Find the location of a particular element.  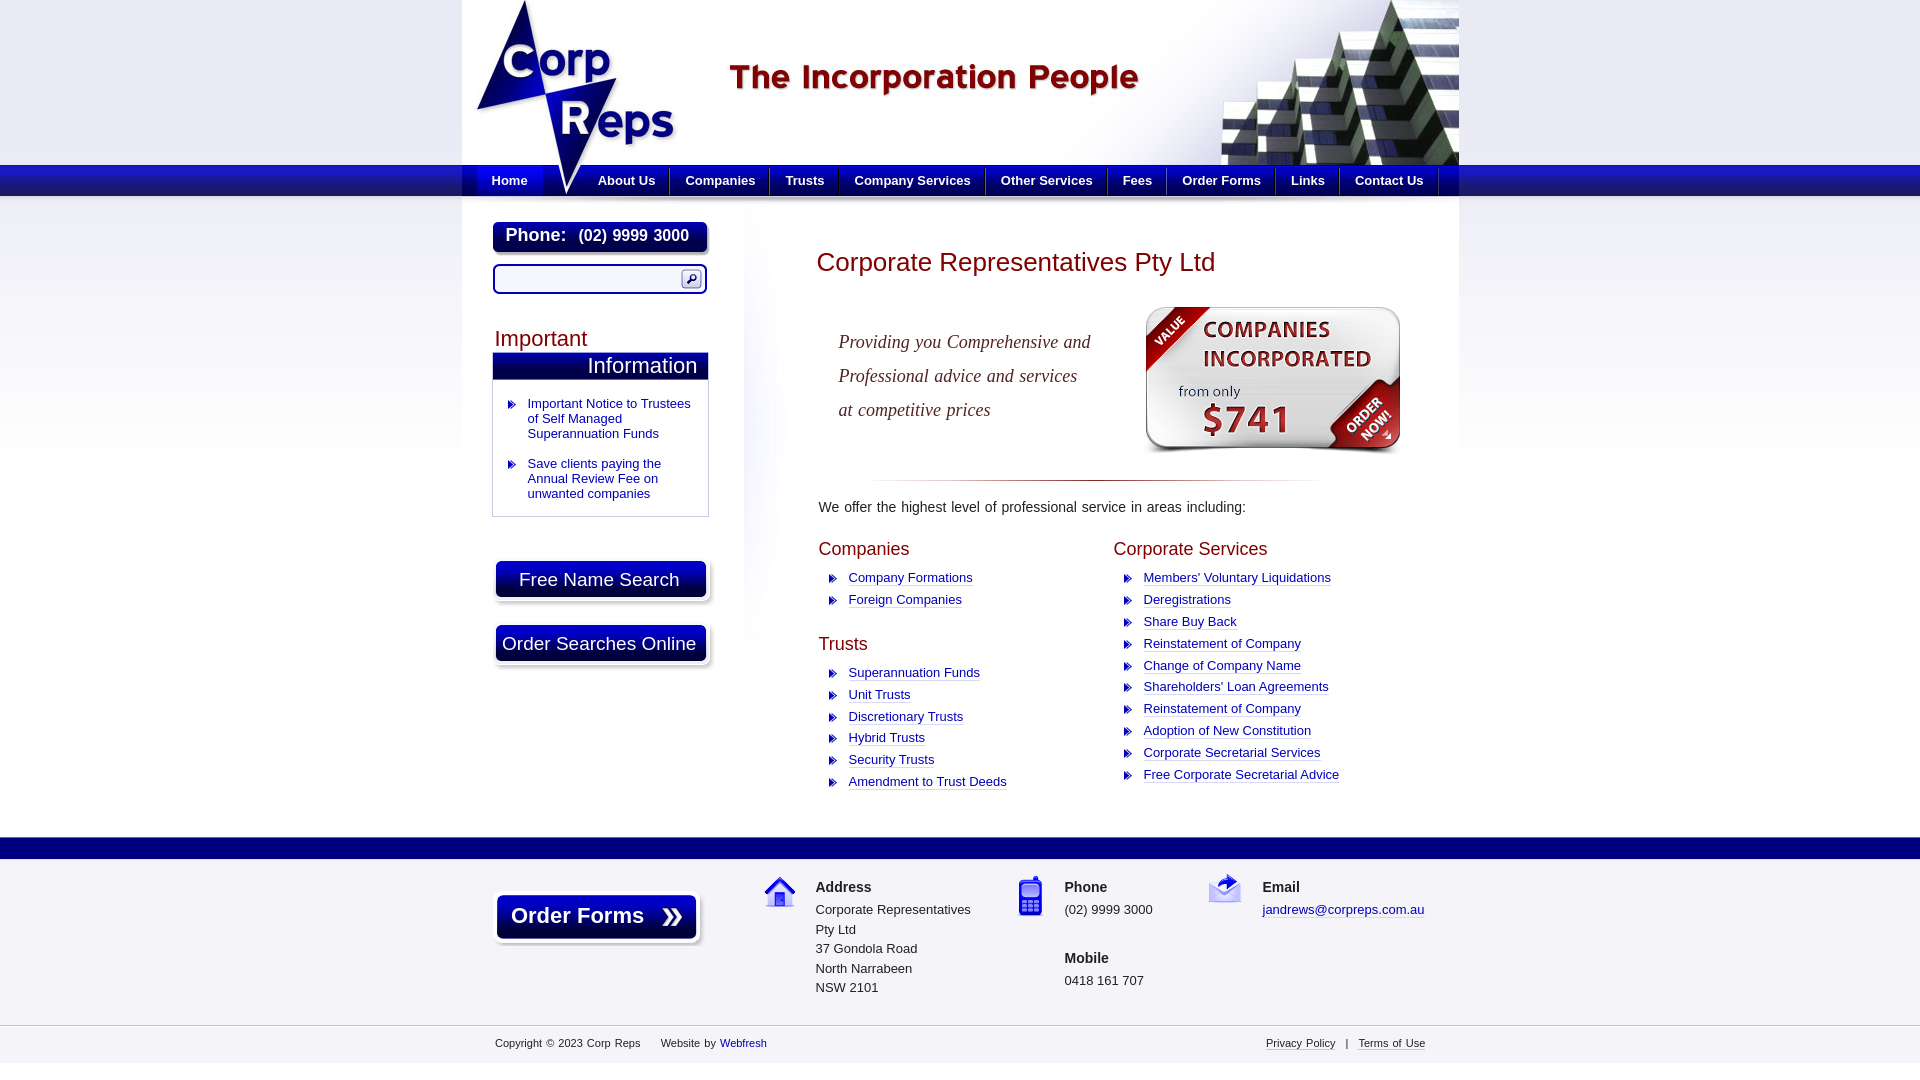

'Terms of Use' is located at coordinates (1390, 1042).